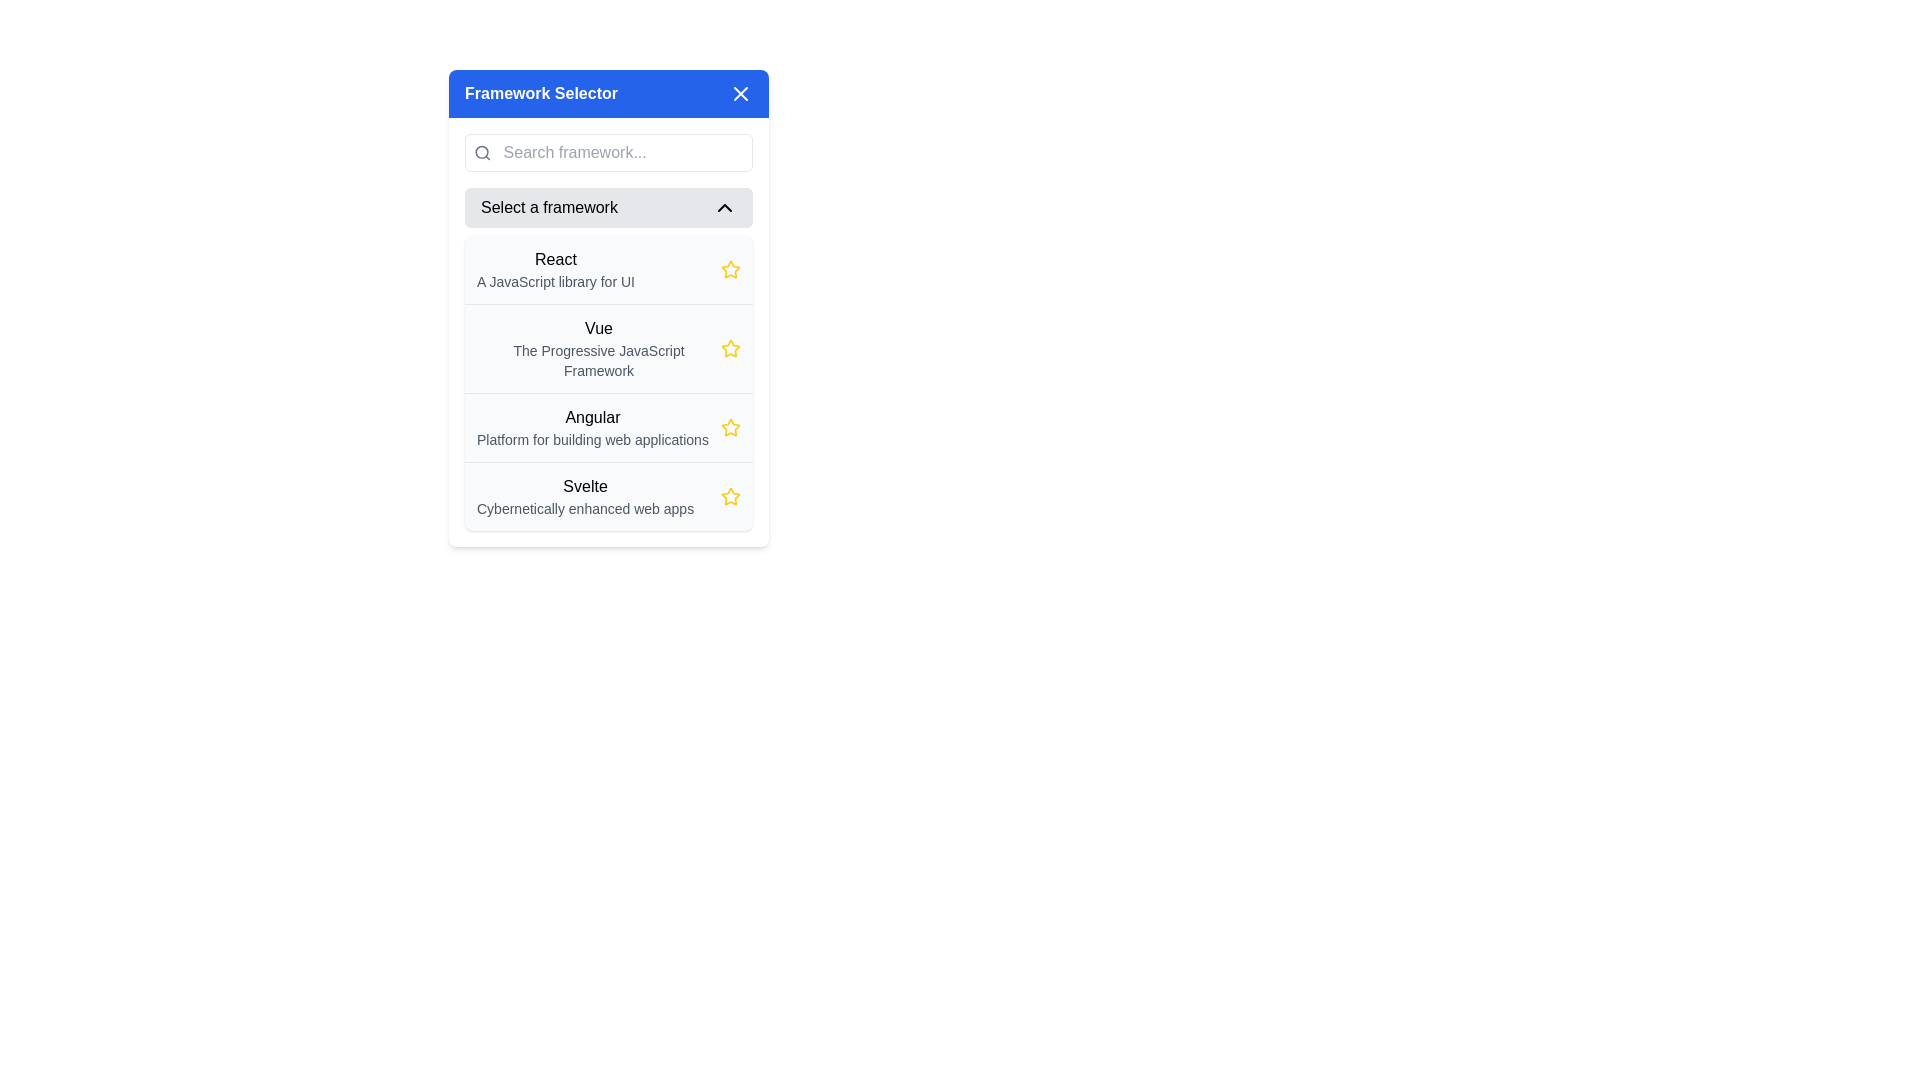 The image size is (1920, 1080). I want to click on the List item containing the text 'Vue', so click(608, 346).